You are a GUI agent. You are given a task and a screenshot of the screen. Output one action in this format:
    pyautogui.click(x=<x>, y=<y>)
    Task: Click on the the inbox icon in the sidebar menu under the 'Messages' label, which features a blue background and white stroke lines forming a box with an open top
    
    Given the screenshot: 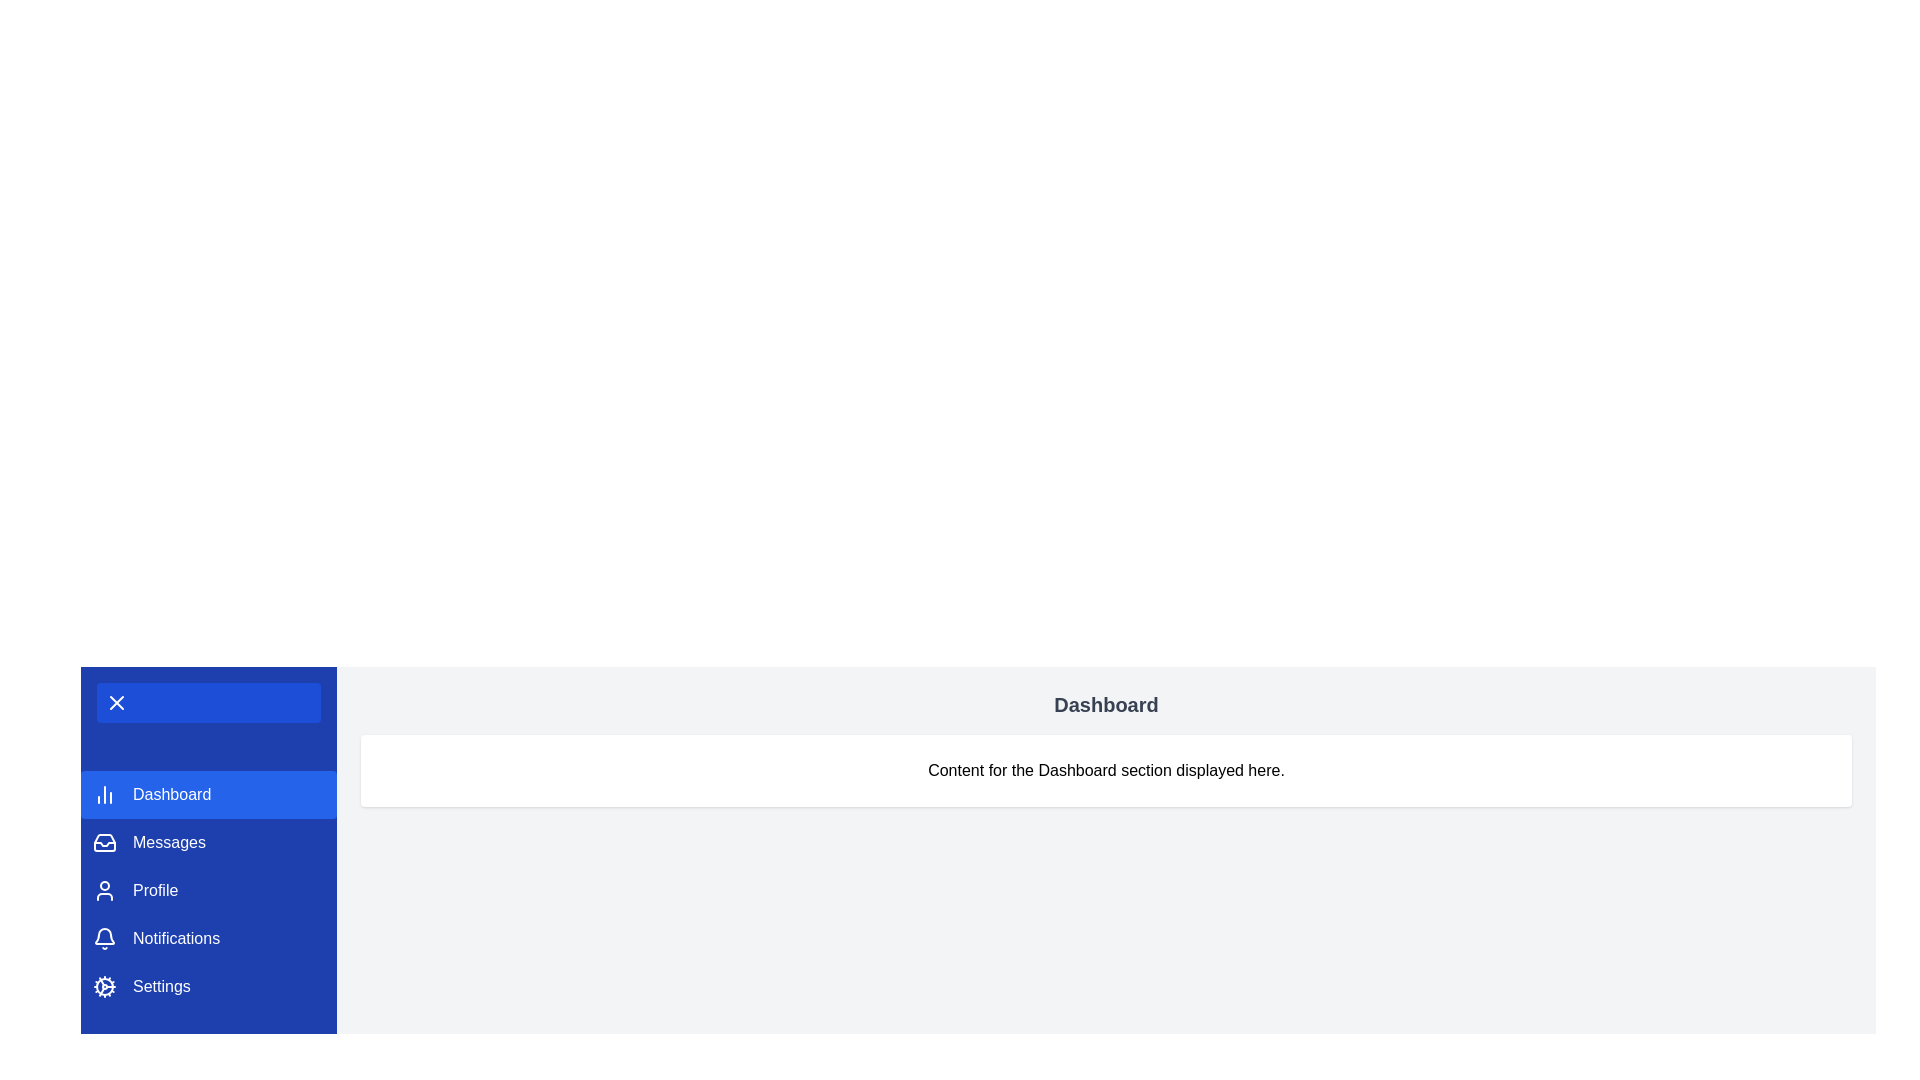 What is the action you would take?
    pyautogui.click(x=104, y=843)
    